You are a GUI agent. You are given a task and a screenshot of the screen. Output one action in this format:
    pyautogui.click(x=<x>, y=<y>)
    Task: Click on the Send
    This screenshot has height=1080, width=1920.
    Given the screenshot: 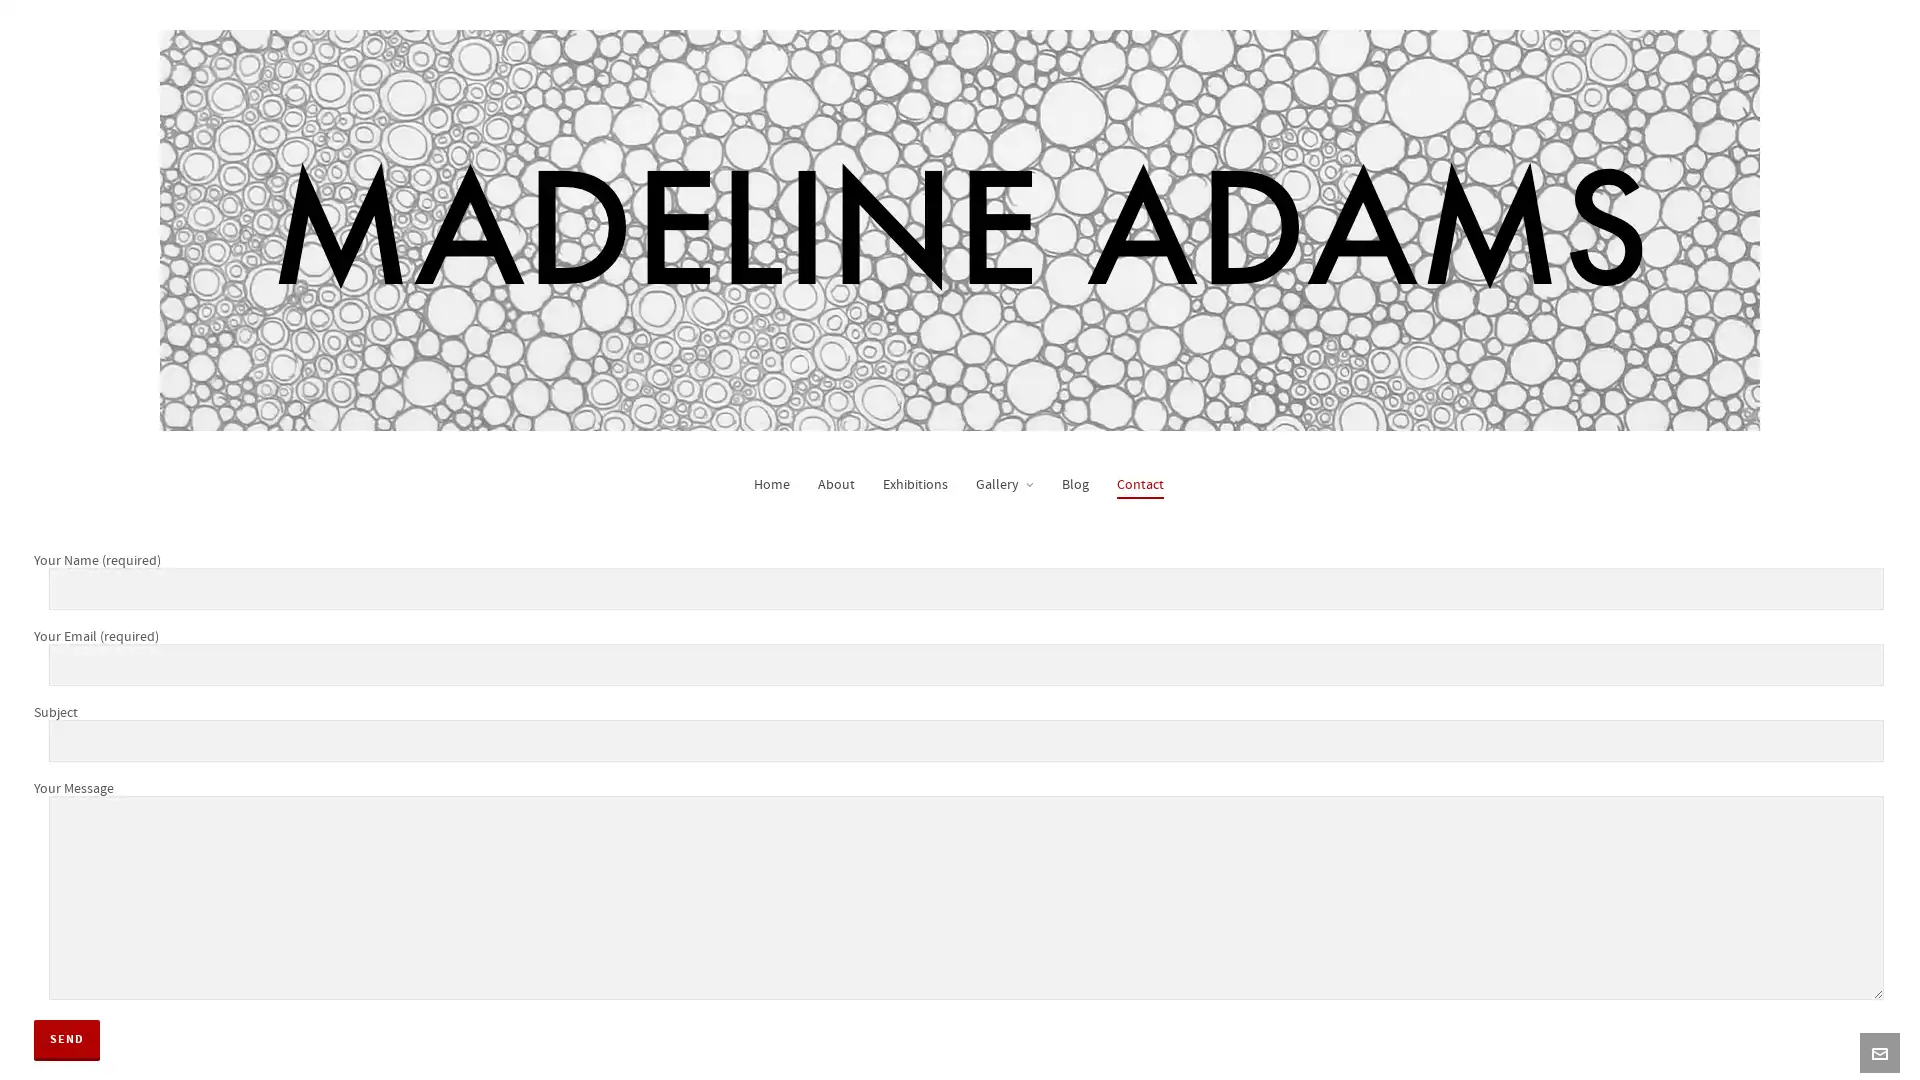 What is the action you would take?
    pyautogui.click(x=67, y=1037)
    